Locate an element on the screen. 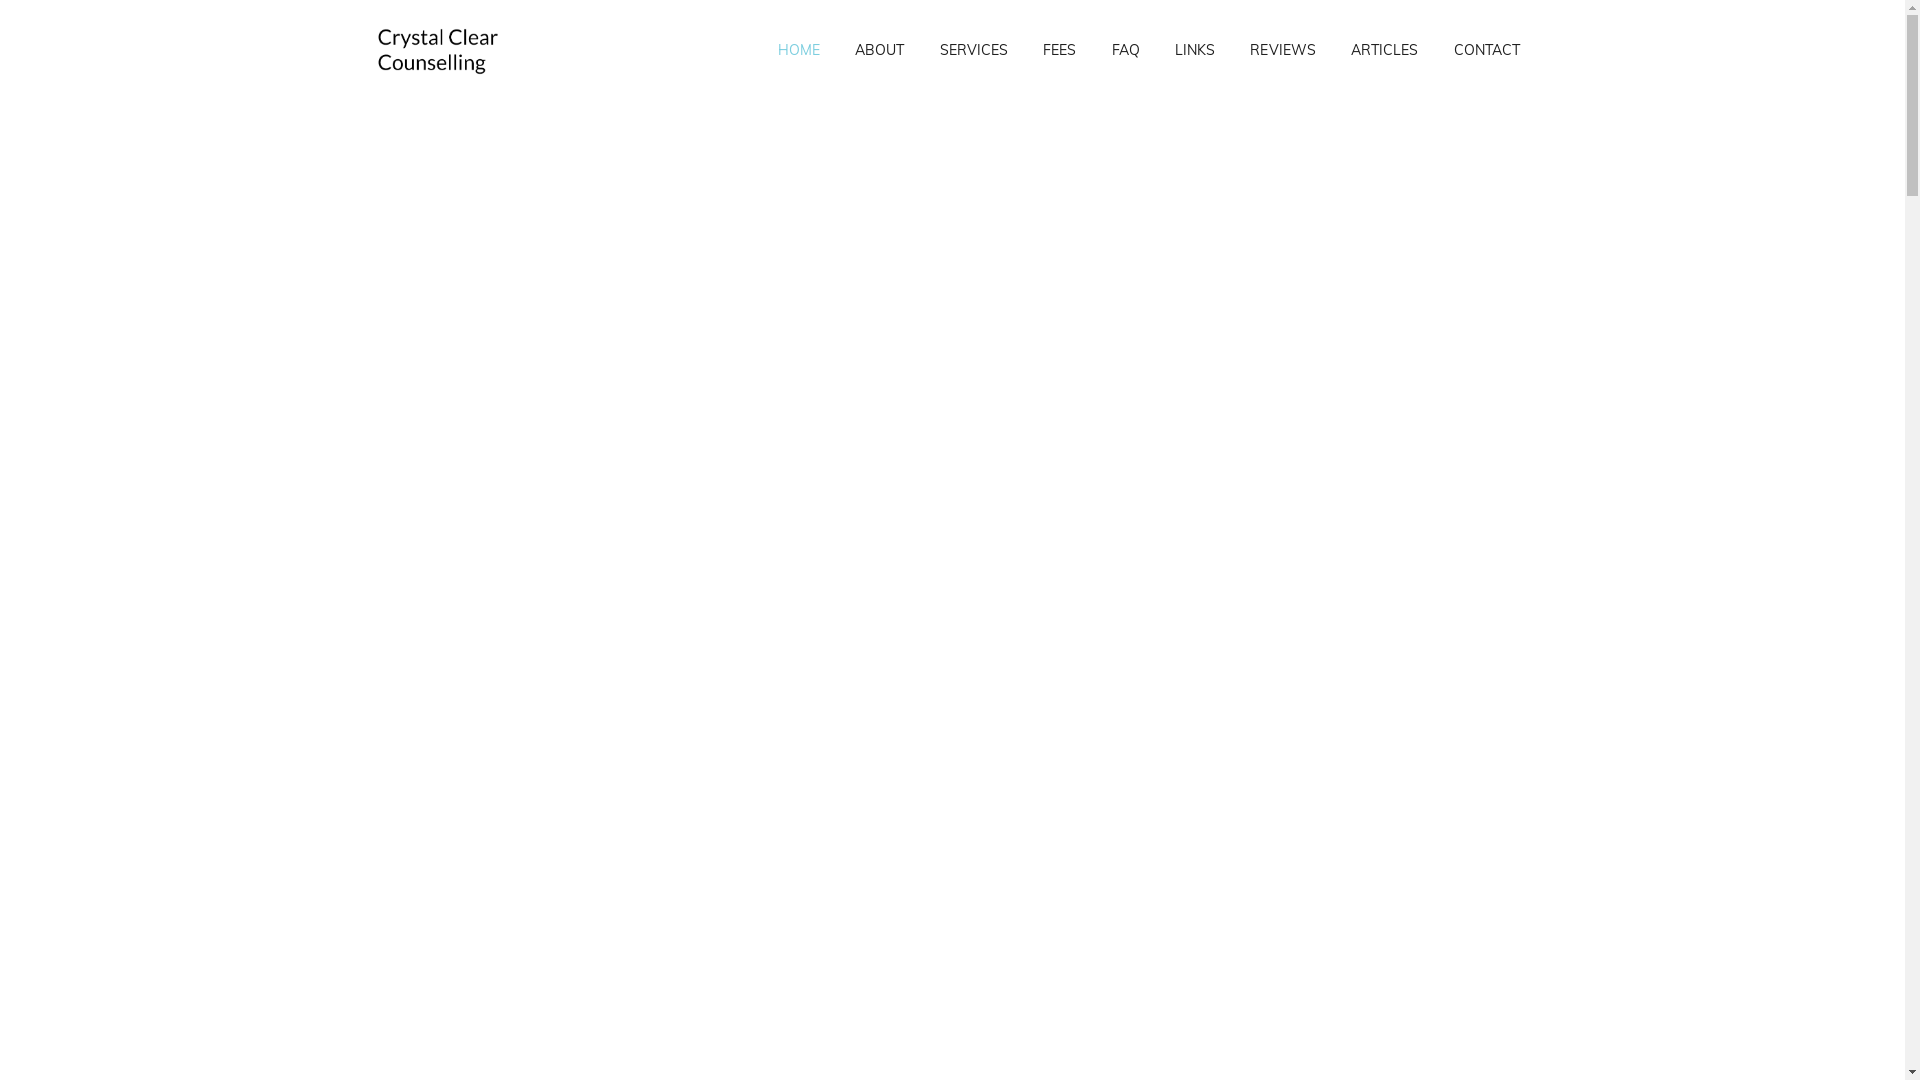 The image size is (1920, 1080). 'SERVICES' is located at coordinates (974, 49).